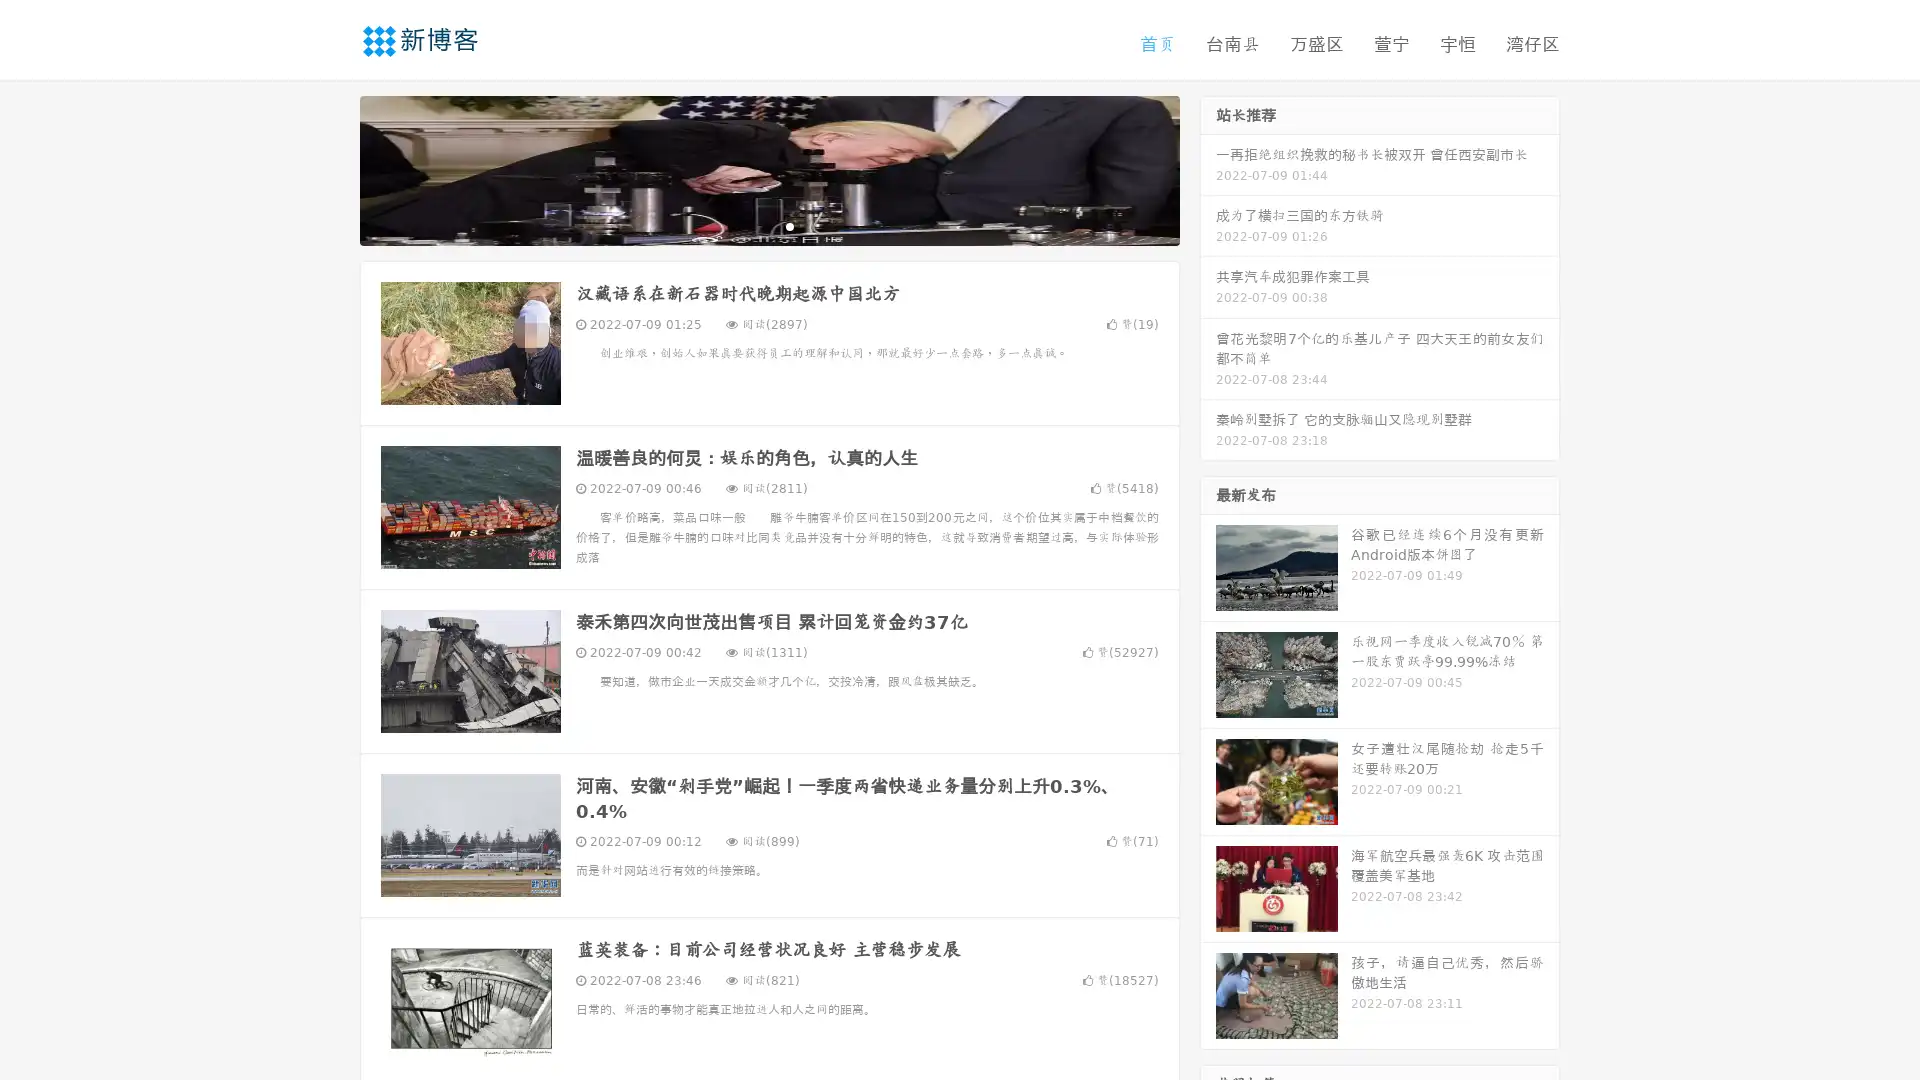 The width and height of the screenshot is (1920, 1080). Describe the element at coordinates (789, 225) in the screenshot. I see `Go to slide 3` at that location.